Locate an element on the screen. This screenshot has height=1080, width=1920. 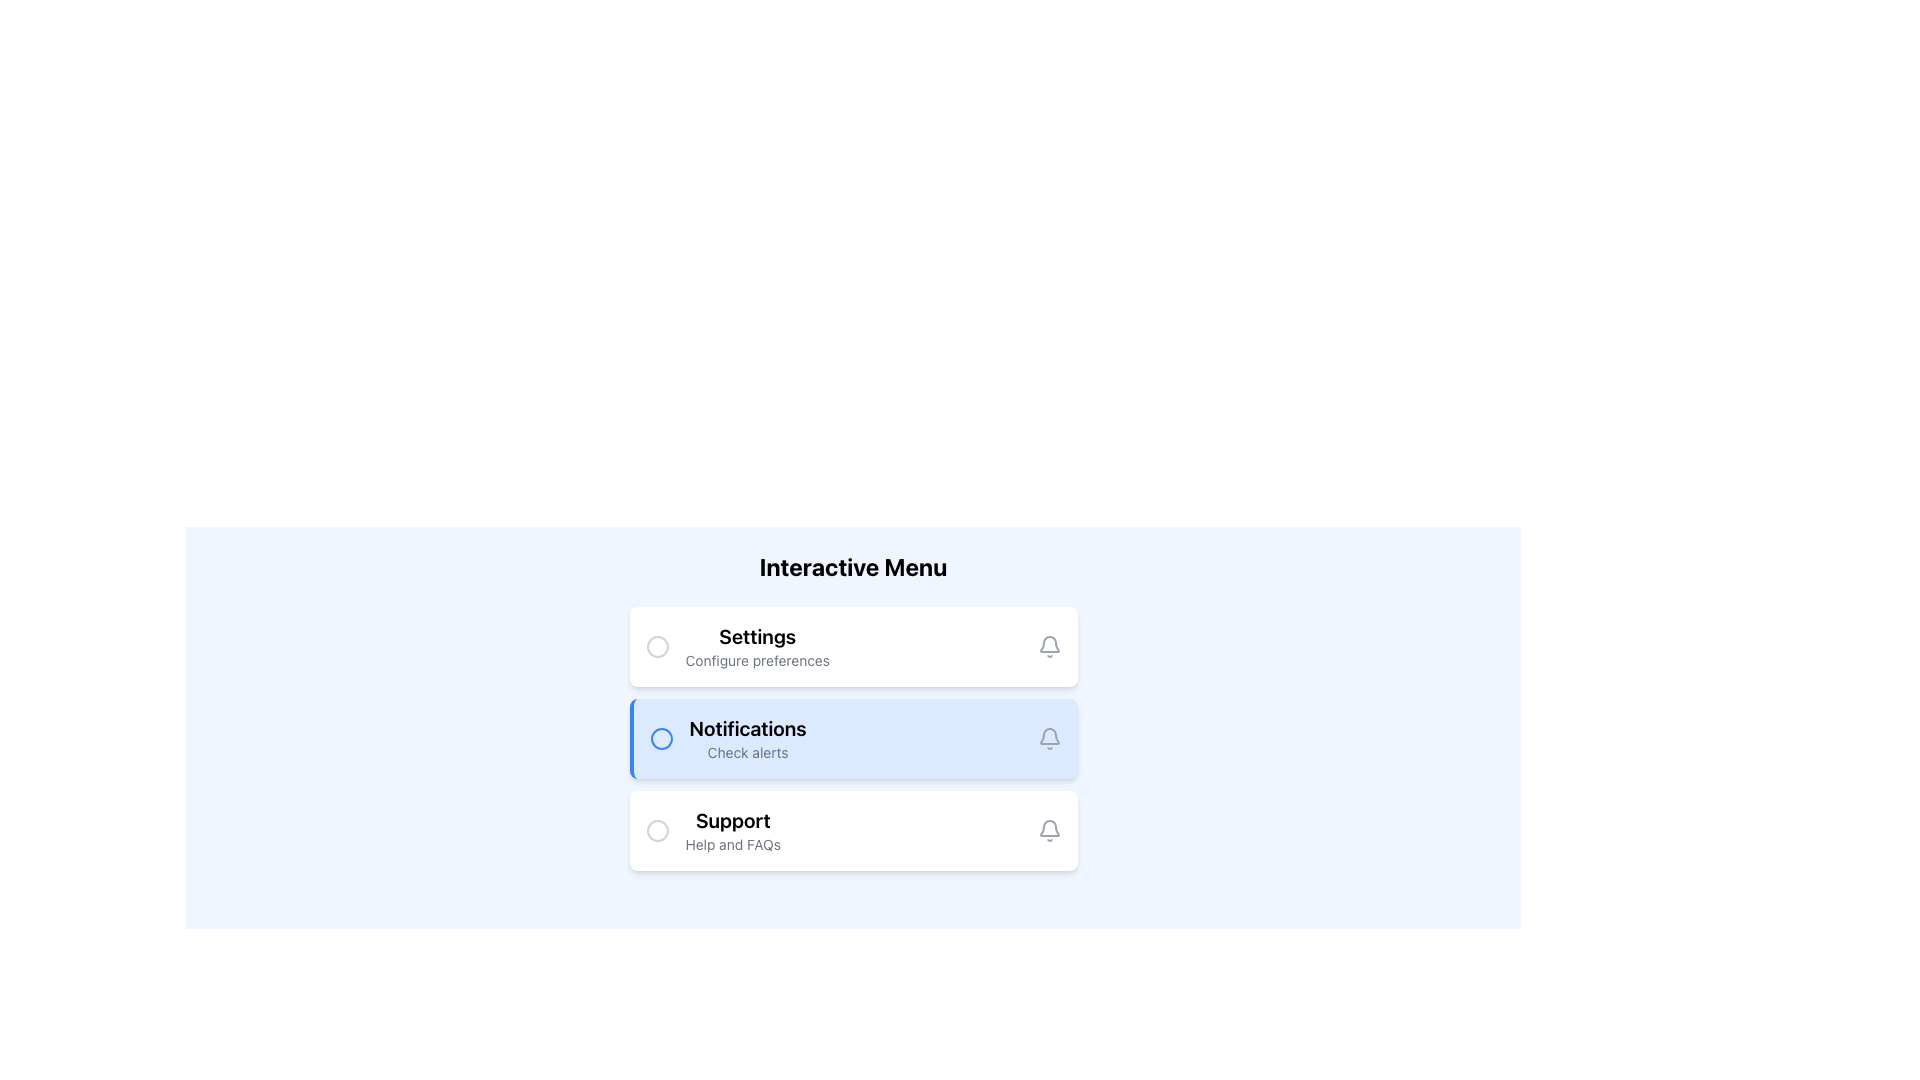
the circular SVG icon with a blue outline located to the left of the 'Notifications' menu item, above 'Check alerts' is located at coordinates (661, 739).